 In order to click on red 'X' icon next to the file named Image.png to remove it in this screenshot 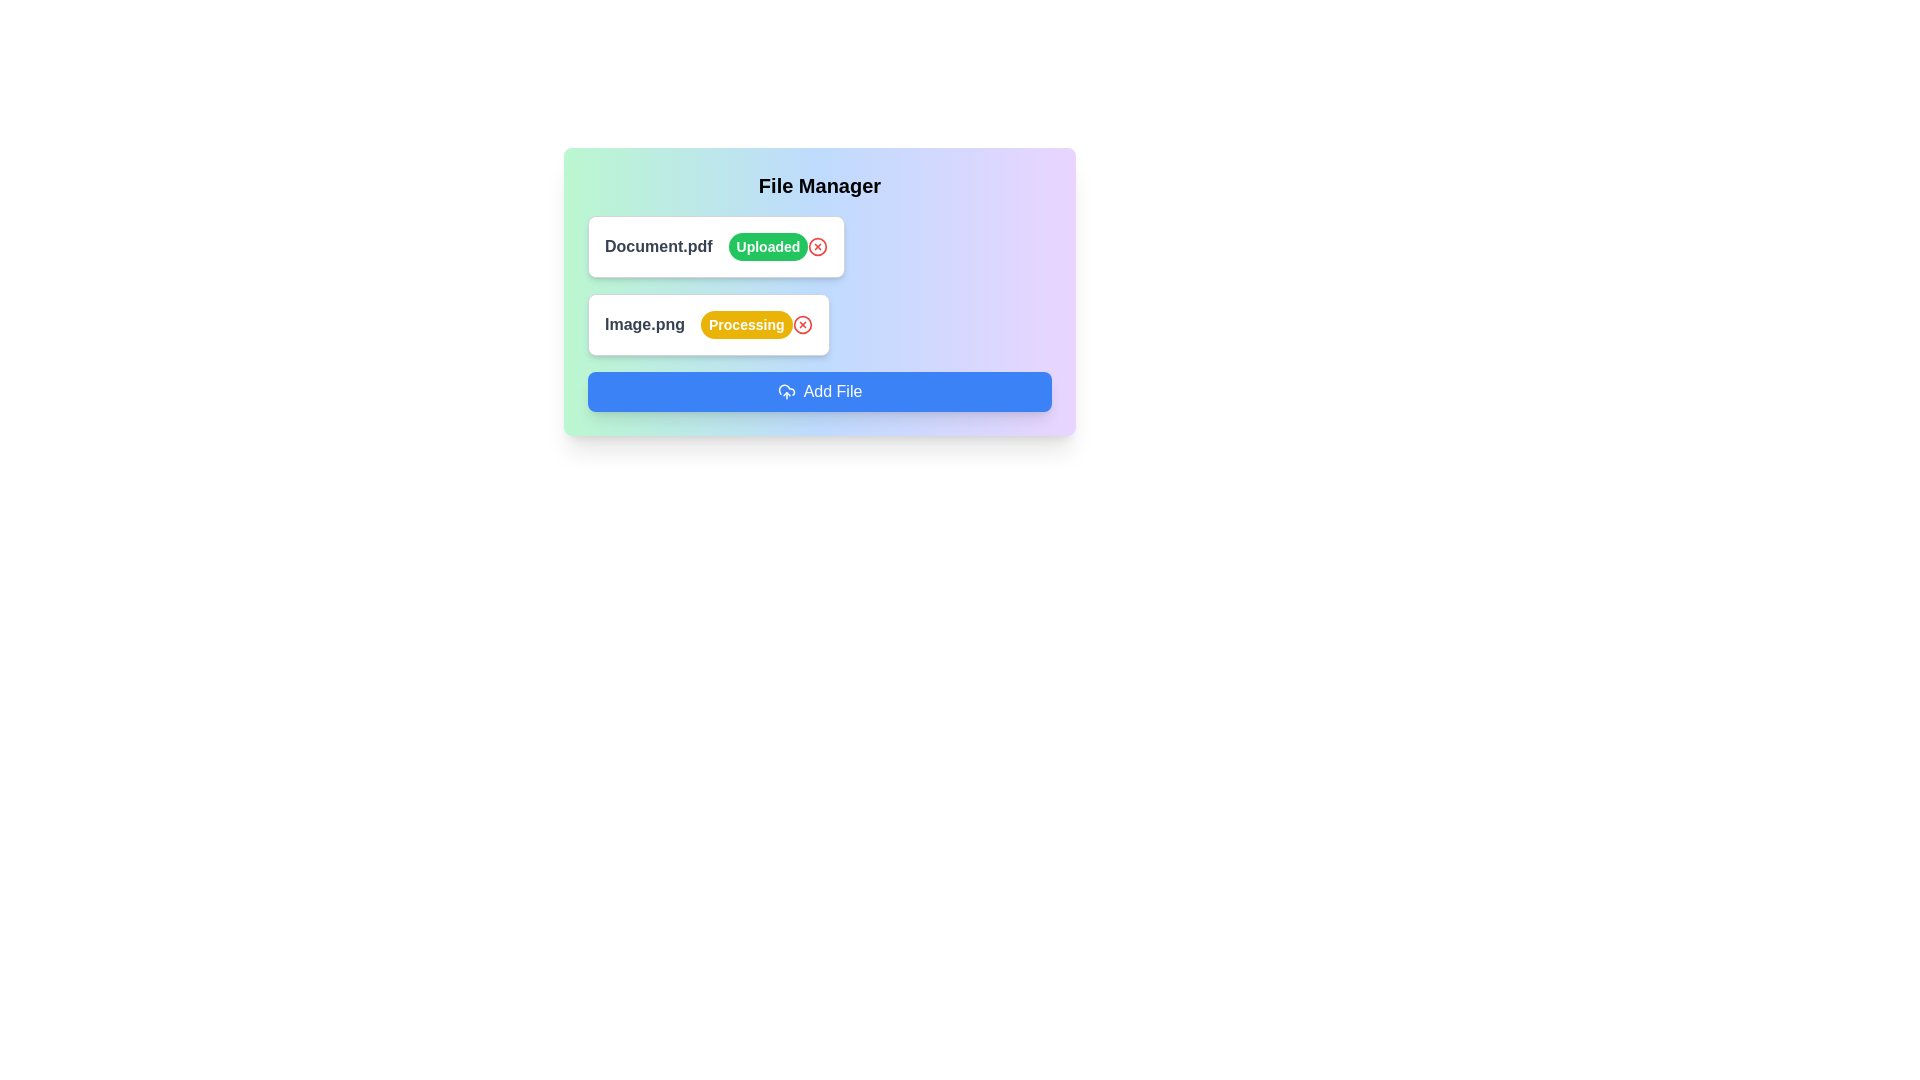, I will do `click(802, 323)`.